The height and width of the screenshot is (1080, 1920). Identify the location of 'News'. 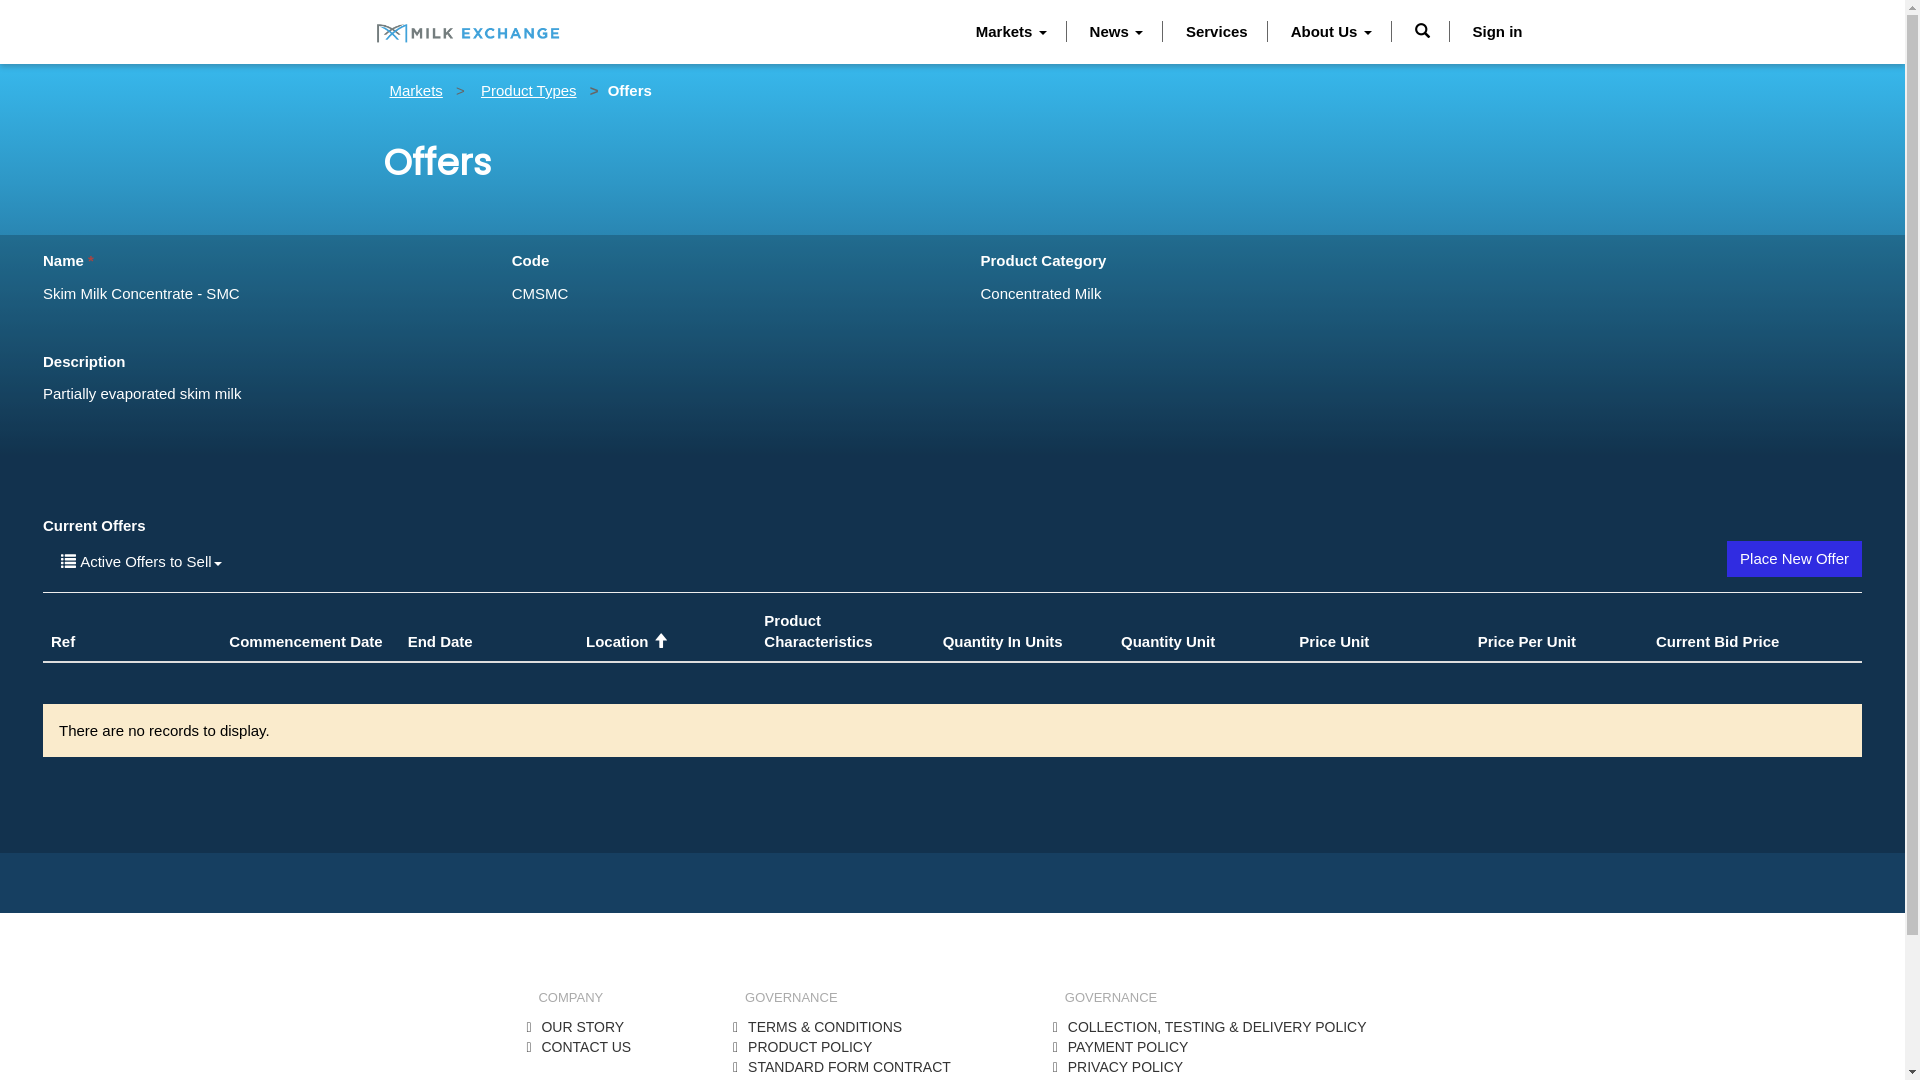
(1115, 30).